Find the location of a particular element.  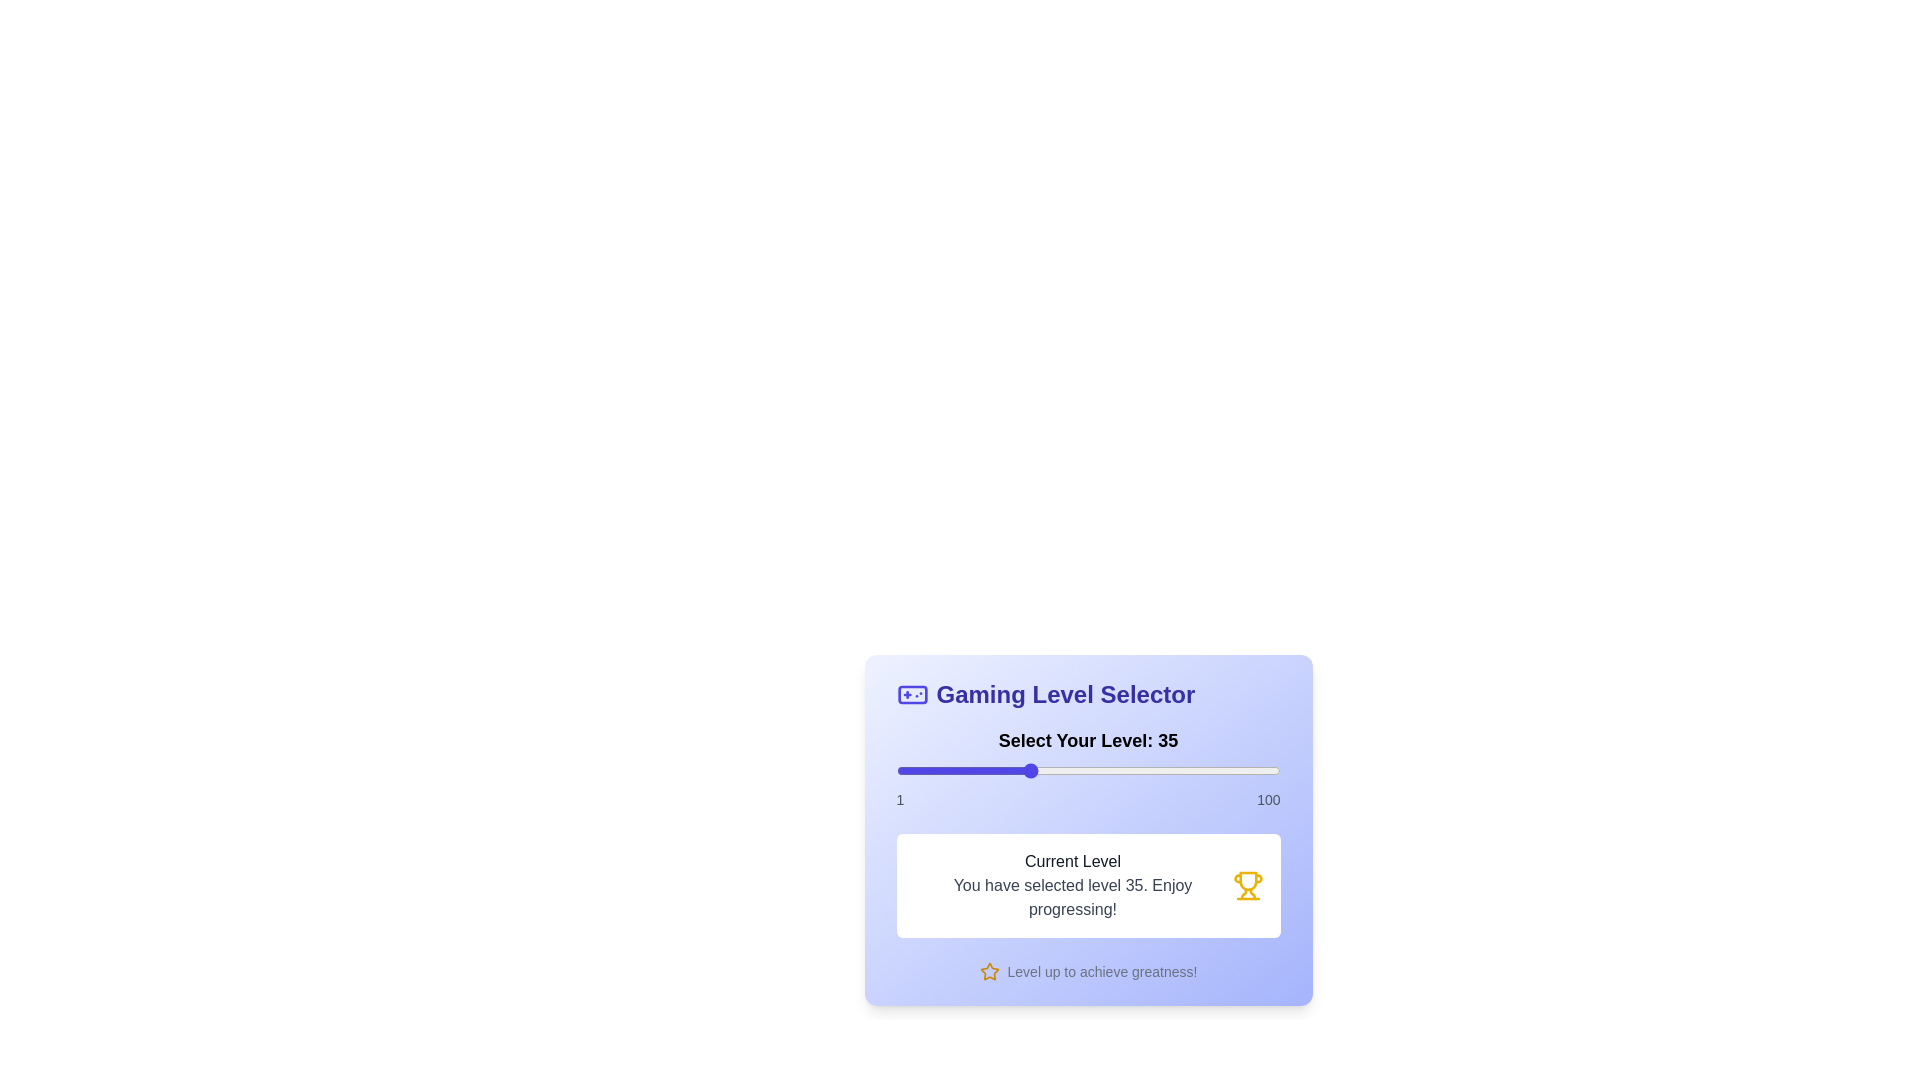

the left-side handle of the trophy icon in the SVG illustration, which signifies achievement or progression is located at coordinates (1243, 893).